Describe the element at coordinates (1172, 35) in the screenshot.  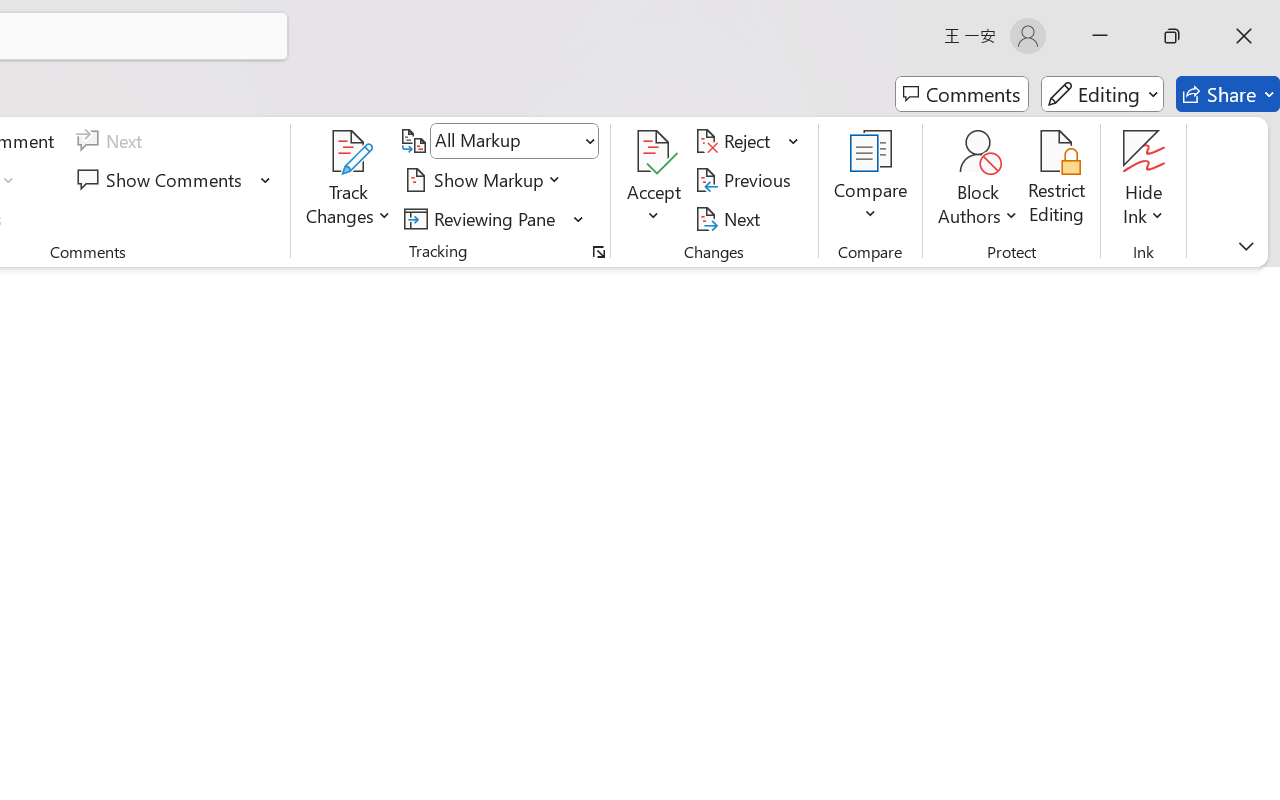
I see `'Restore Down'` at that location.